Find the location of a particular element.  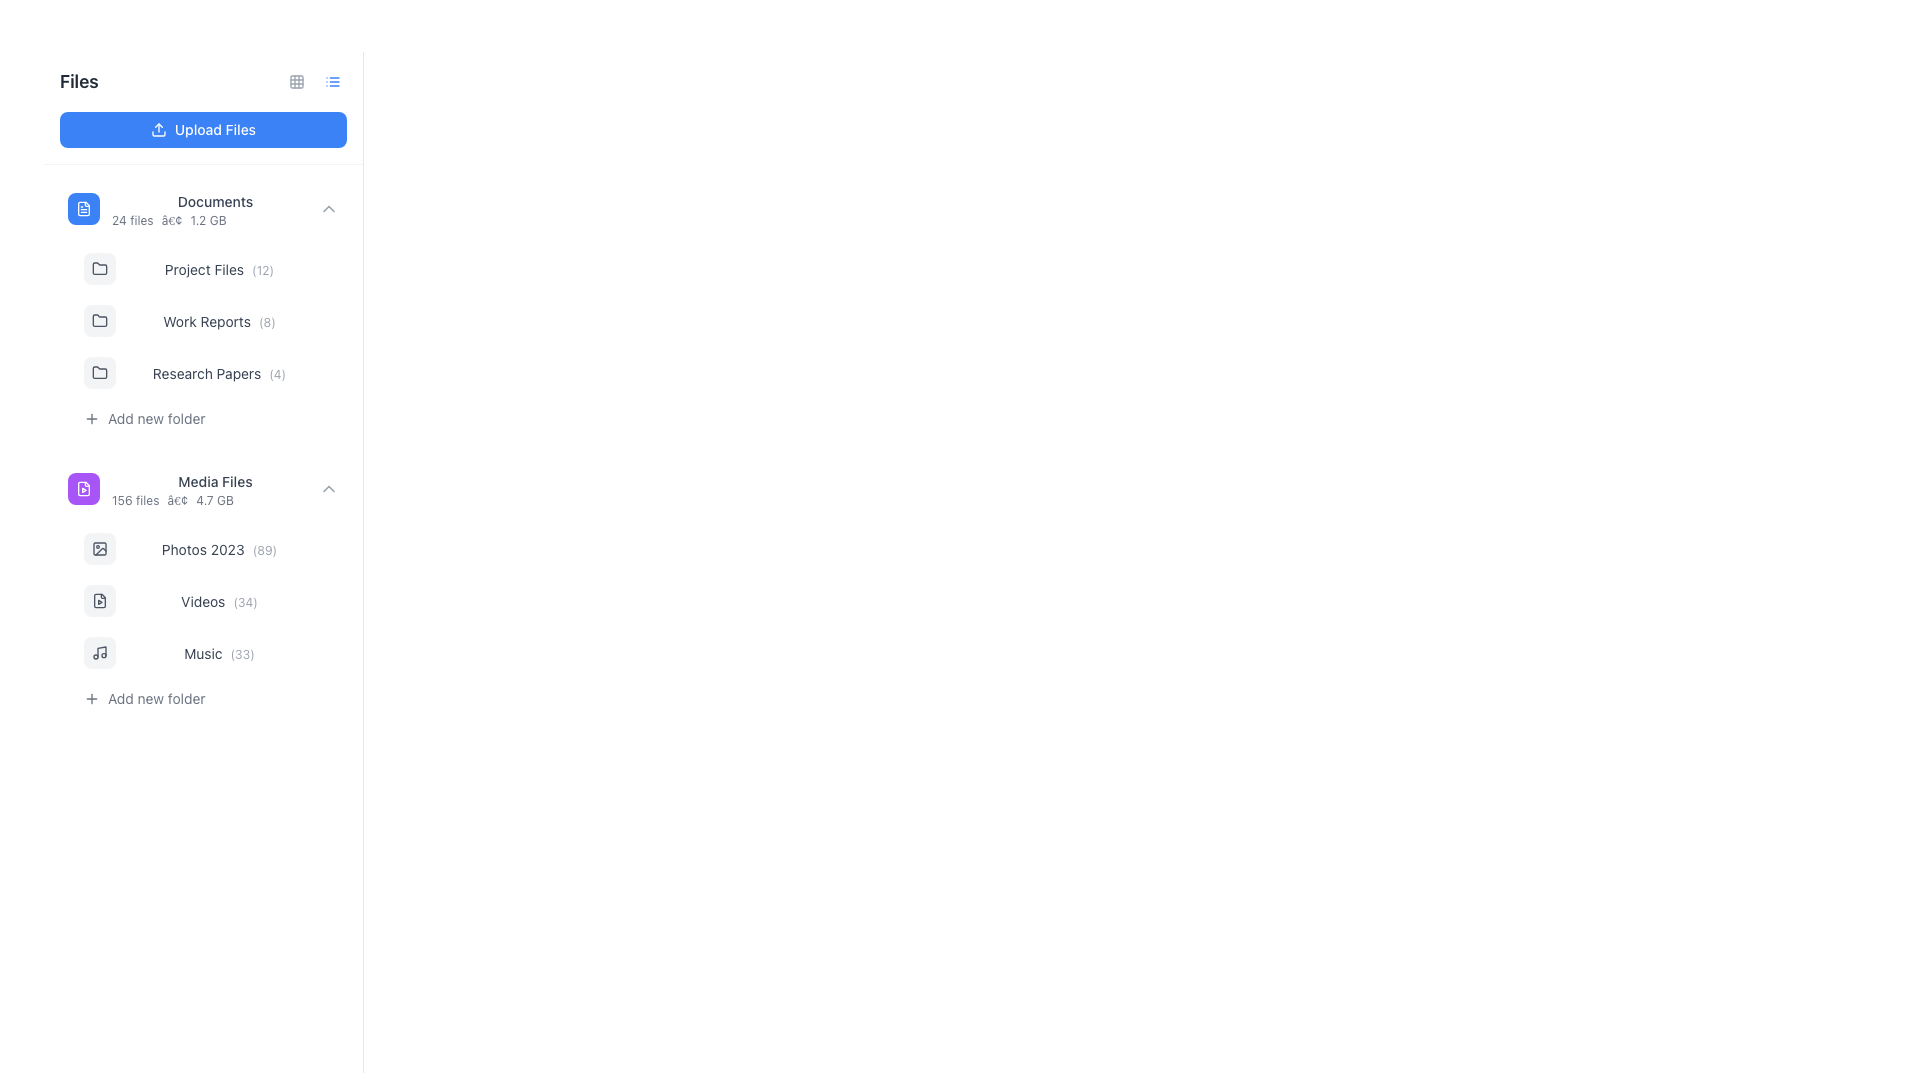

the Icon button representing the 'Music' folder, located at the top-left corner of the 'Music (33)' folder entry in the sidebar is located at coordinates (99, 652).